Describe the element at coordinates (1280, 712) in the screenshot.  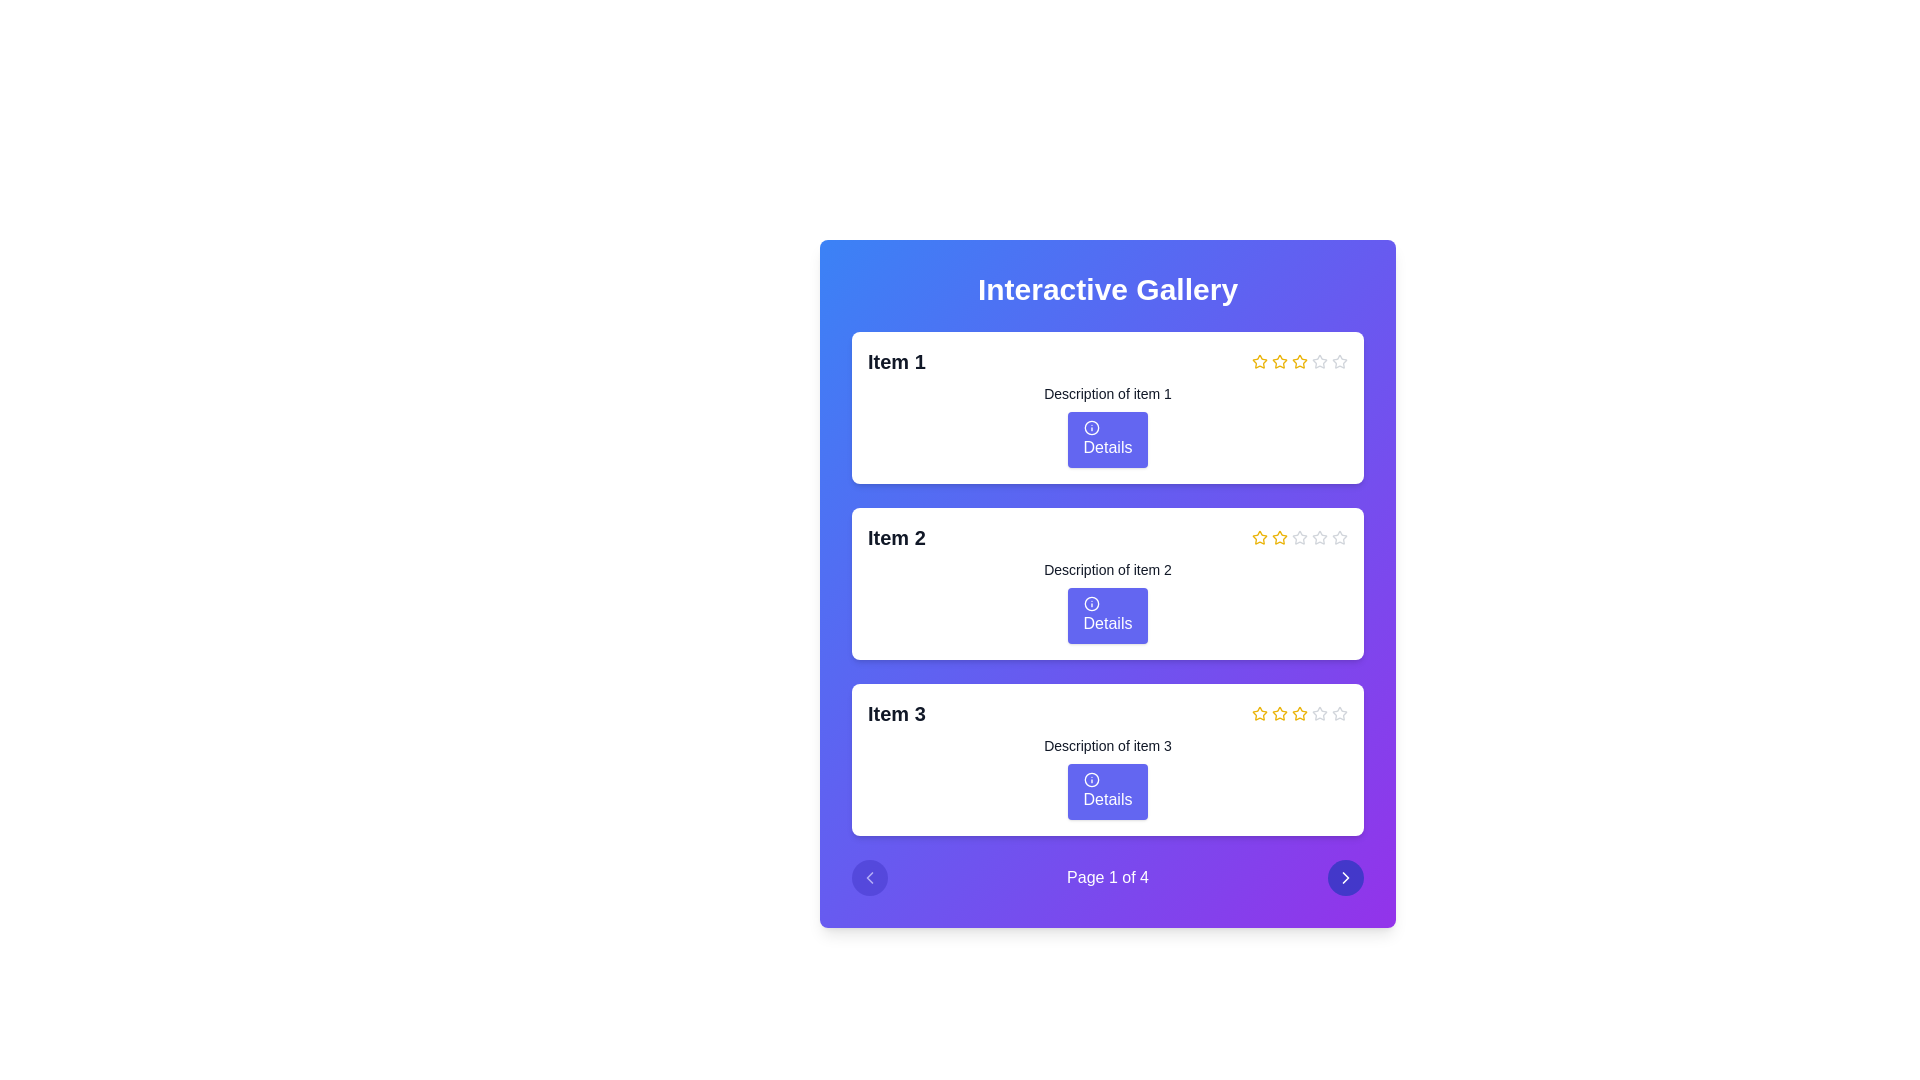
I see `the third star icon in the star rating component, which has a yellow border, to rate the item` at that location.